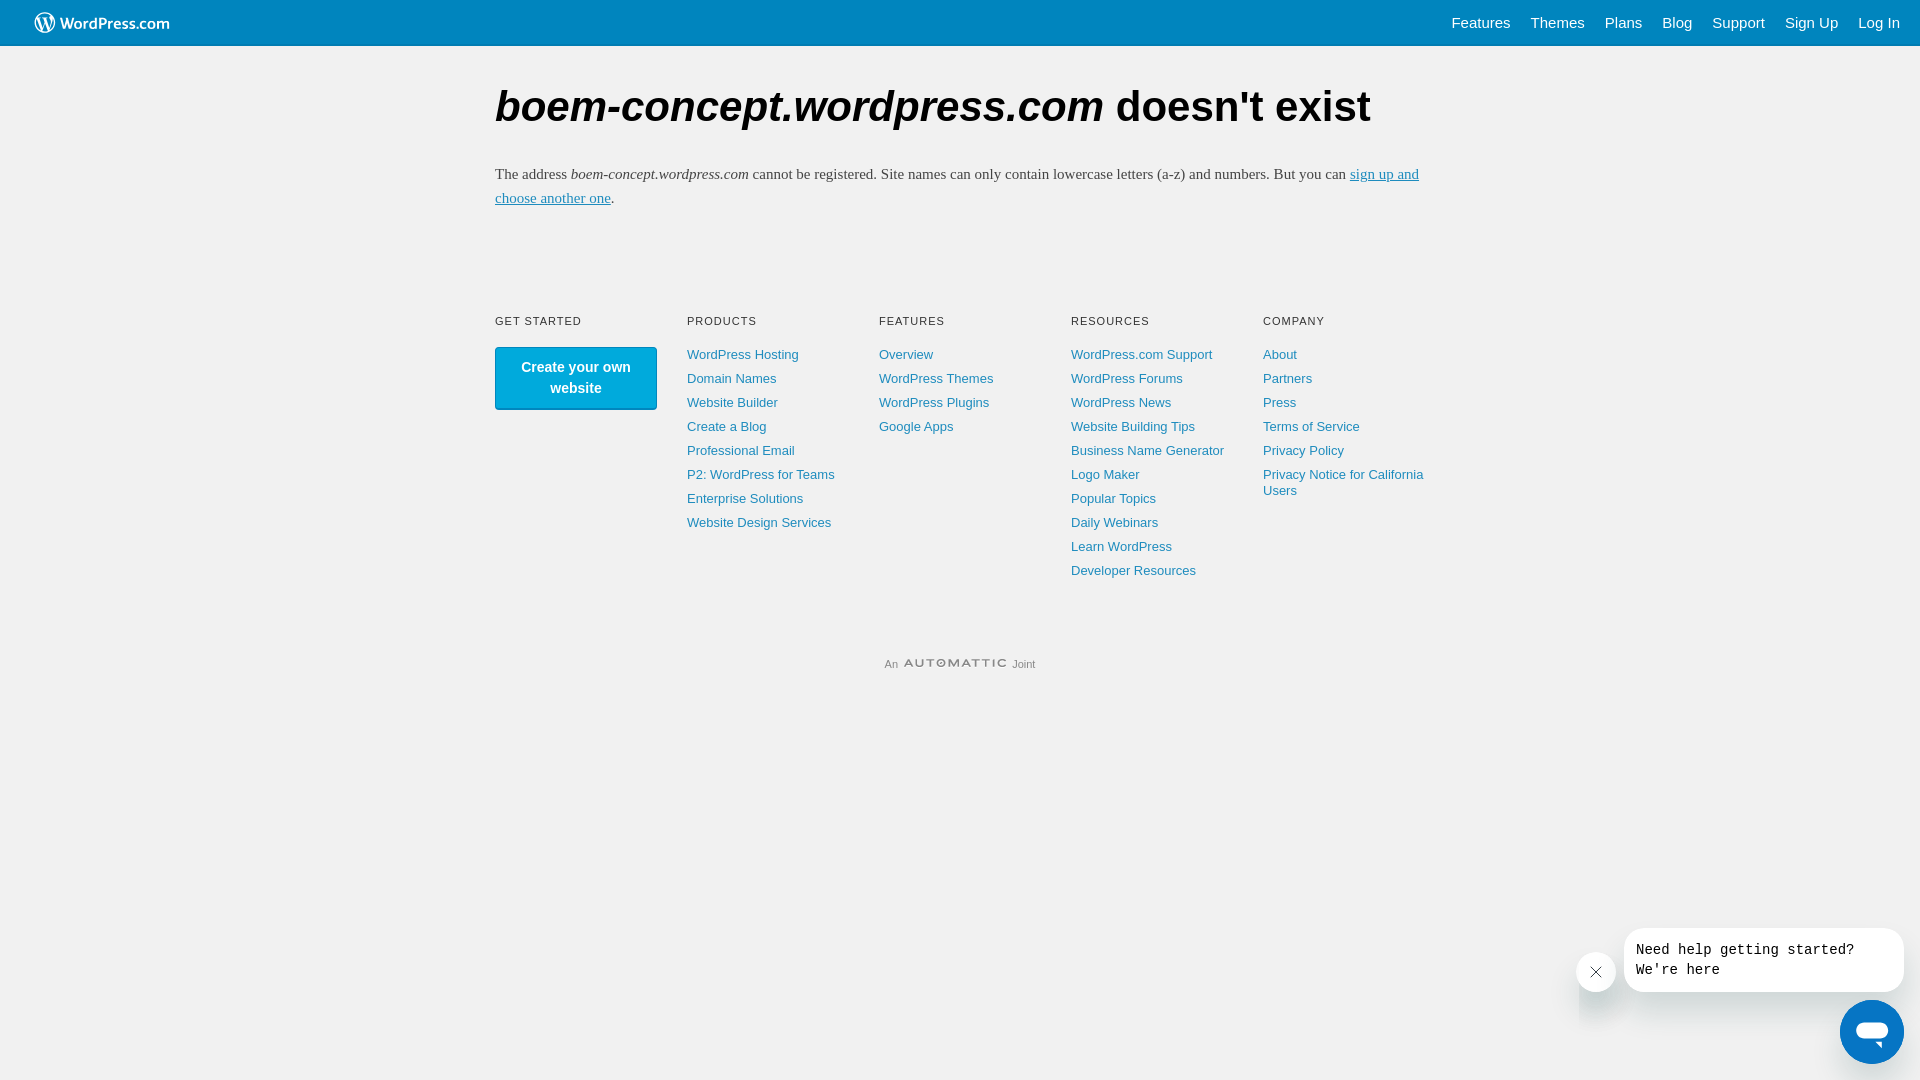  I want to click on 'Google Apps', so click(915, 425).